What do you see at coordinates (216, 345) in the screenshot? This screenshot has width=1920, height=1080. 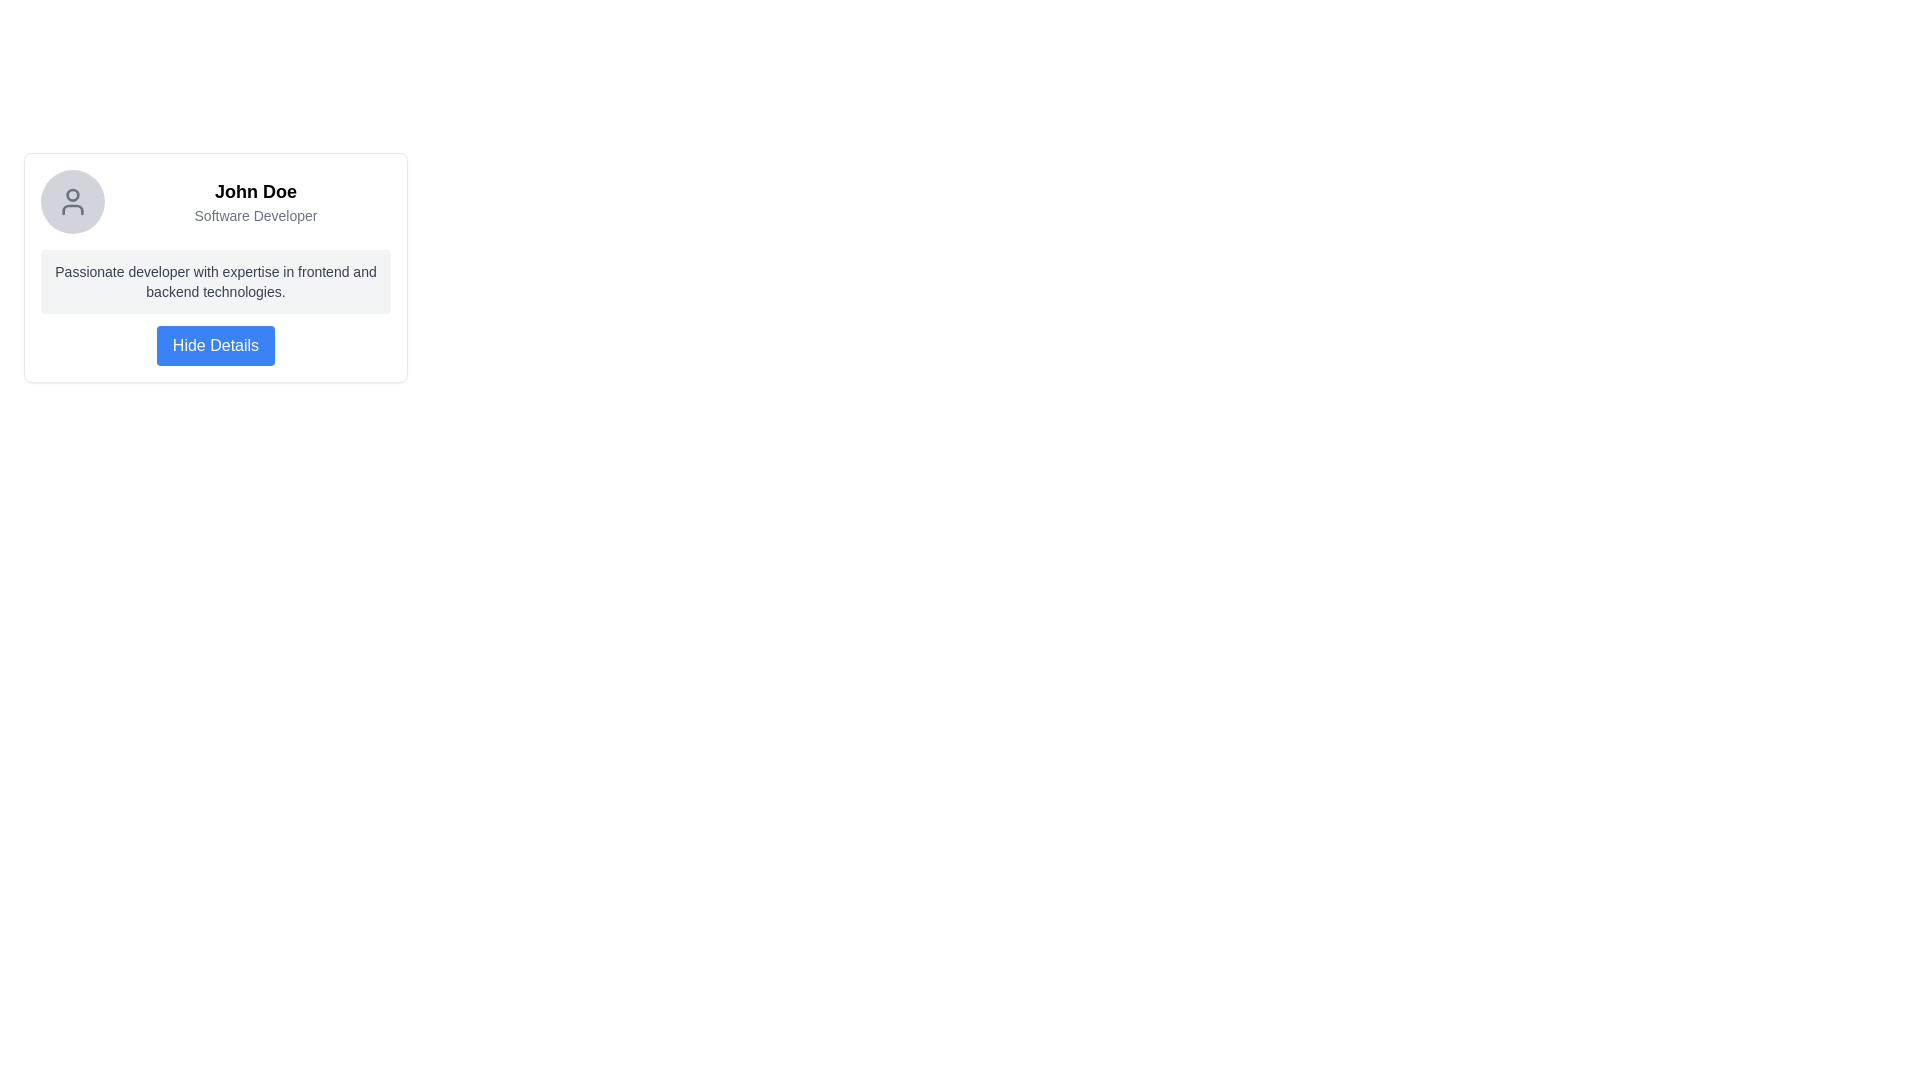 I see `the rectangular button with rounded corners, styled with a blue background and white text reading 'Hide Details'` at bounding box center [216, 345].